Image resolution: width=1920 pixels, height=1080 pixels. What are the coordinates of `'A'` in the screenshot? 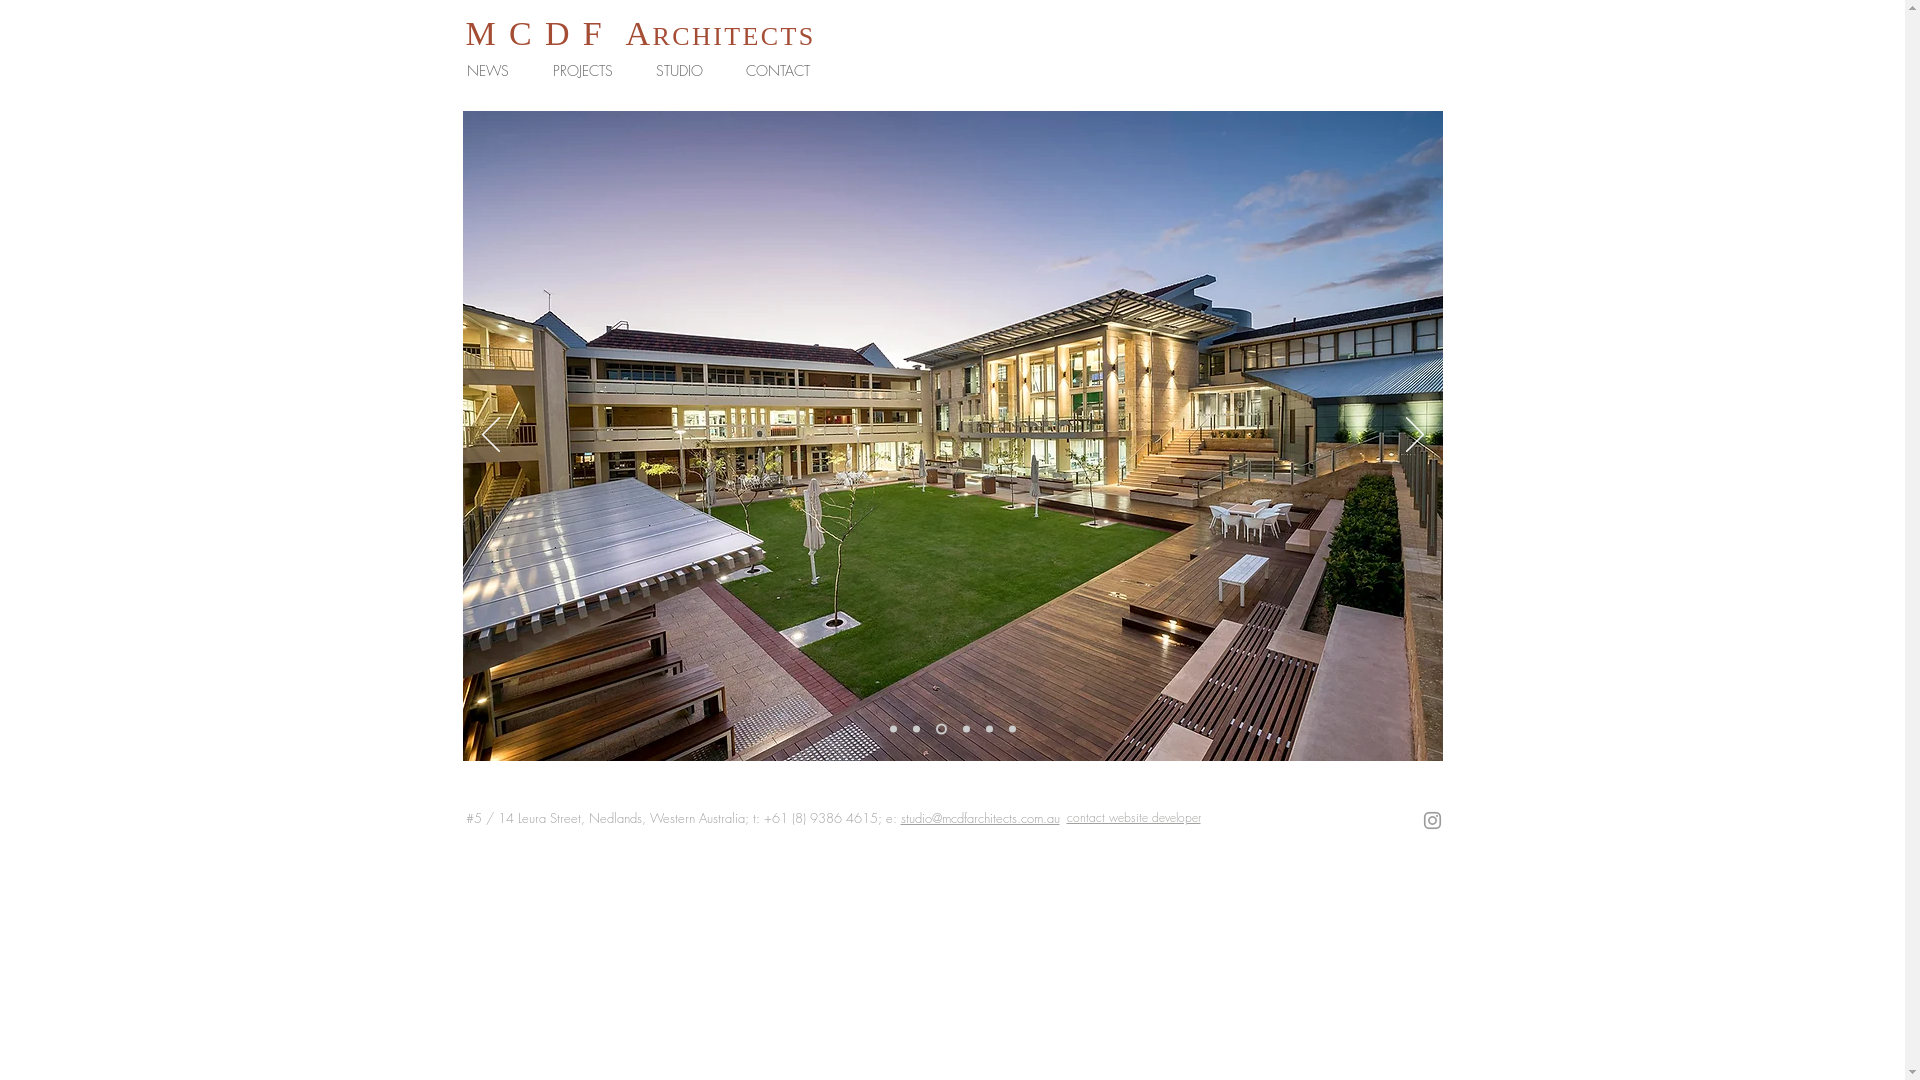 It's located at (638, 33).